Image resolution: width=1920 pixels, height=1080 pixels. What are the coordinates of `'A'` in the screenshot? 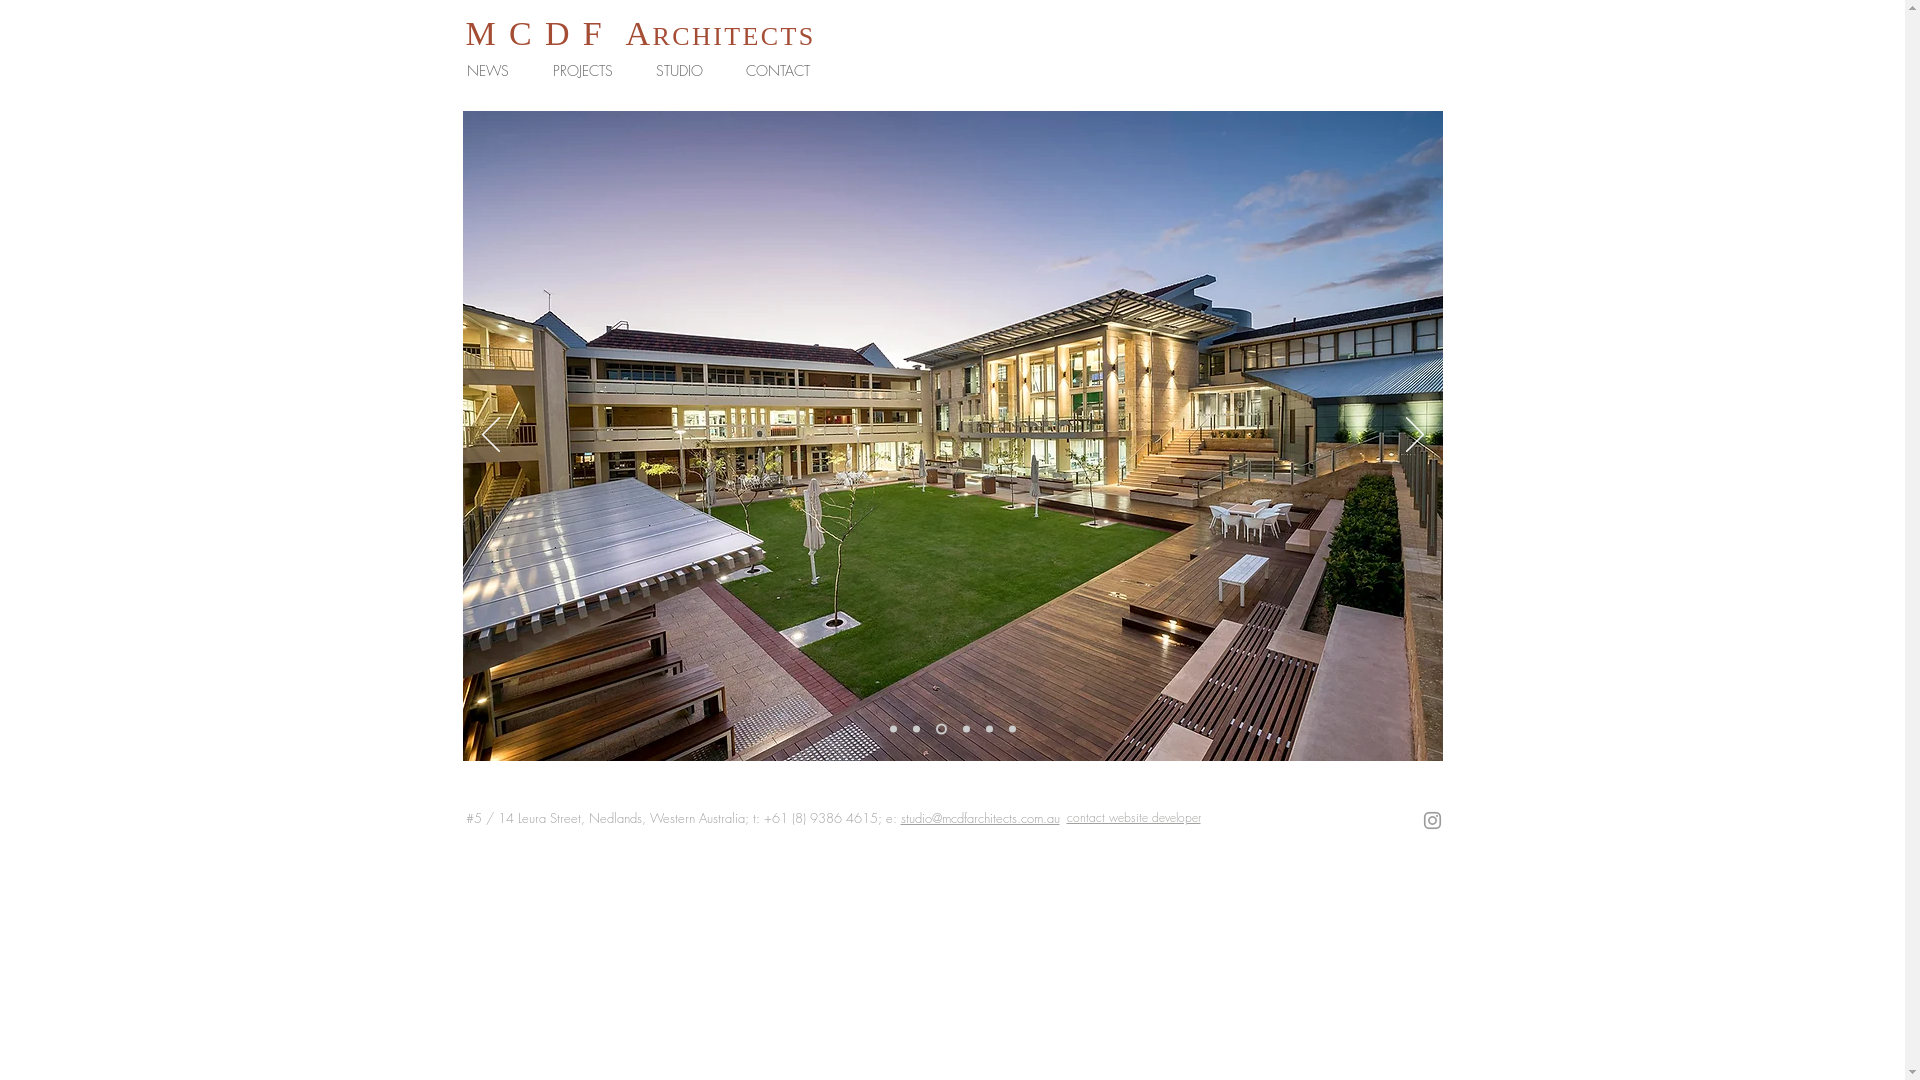 It's located at (638, 33).